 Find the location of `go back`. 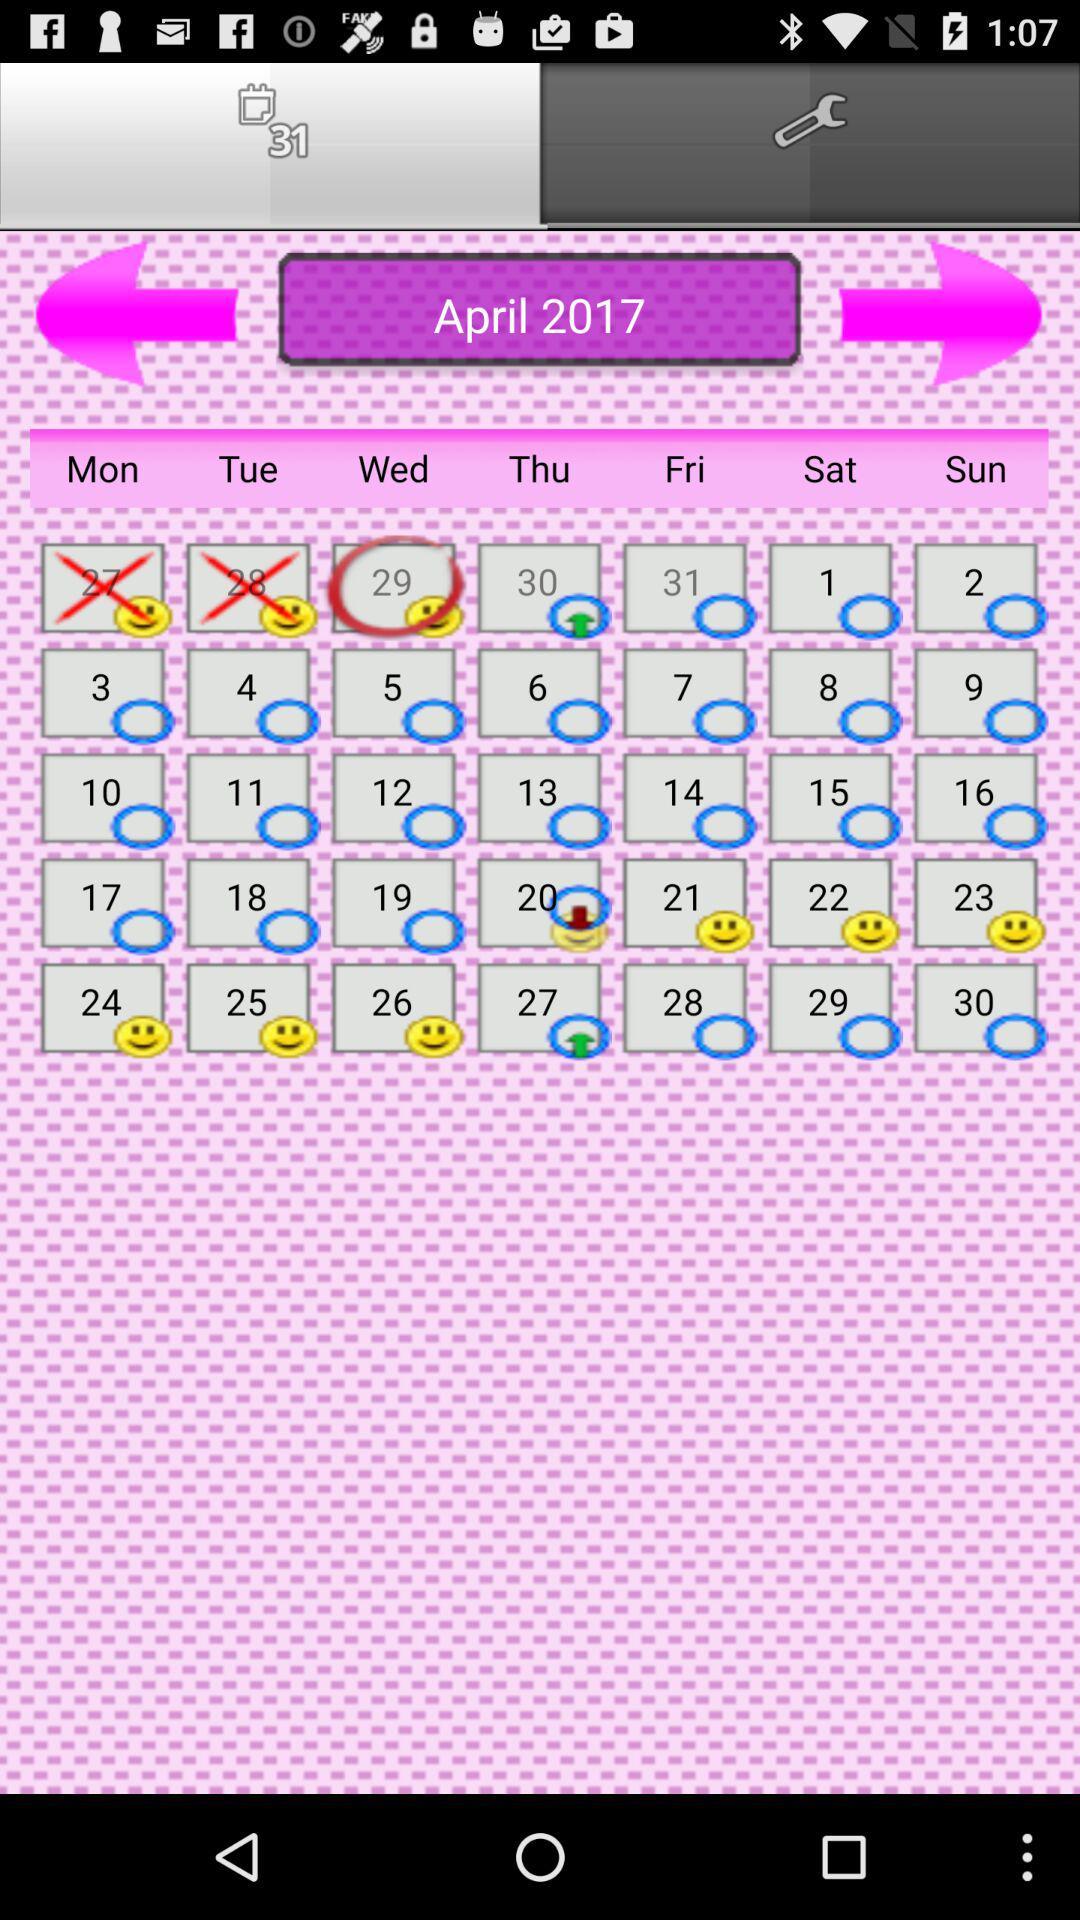

go back is located at coordinates (137, 314).